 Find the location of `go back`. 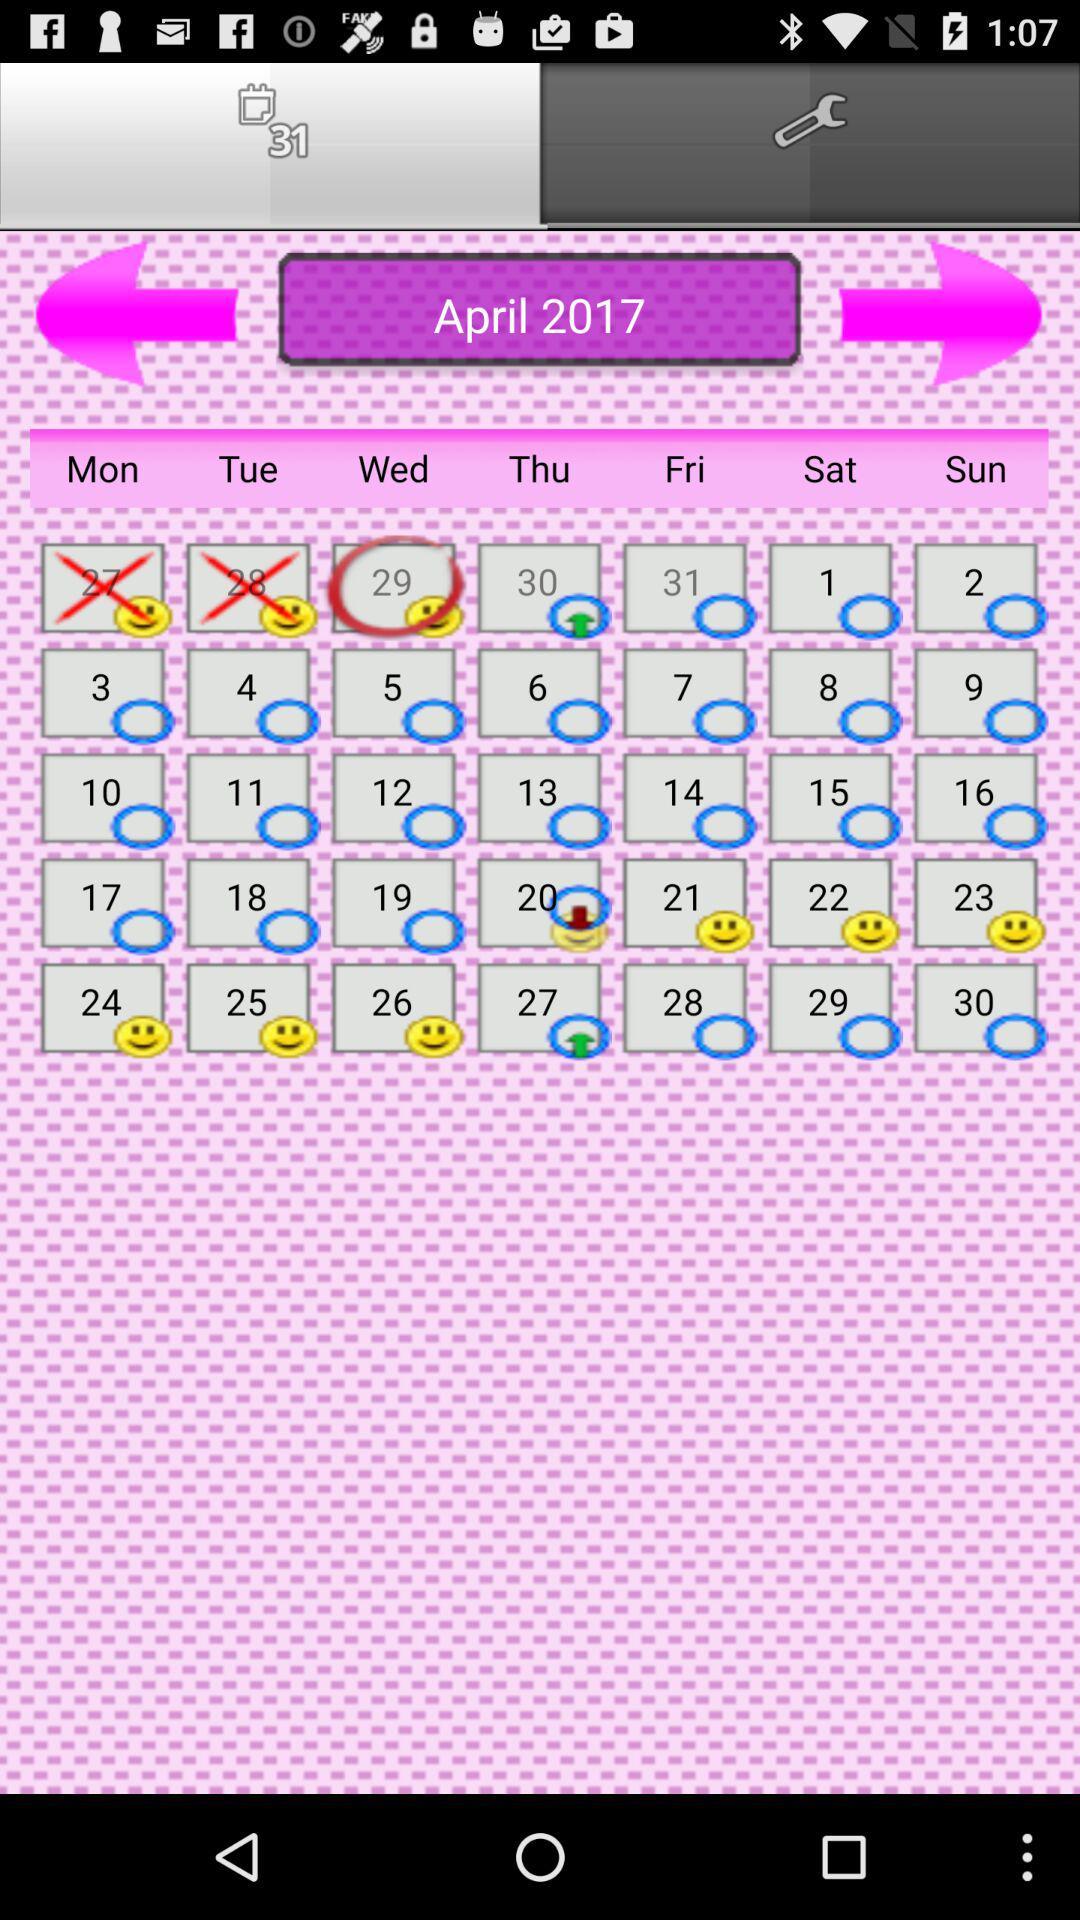

go back is located at coordinates (137, 314).